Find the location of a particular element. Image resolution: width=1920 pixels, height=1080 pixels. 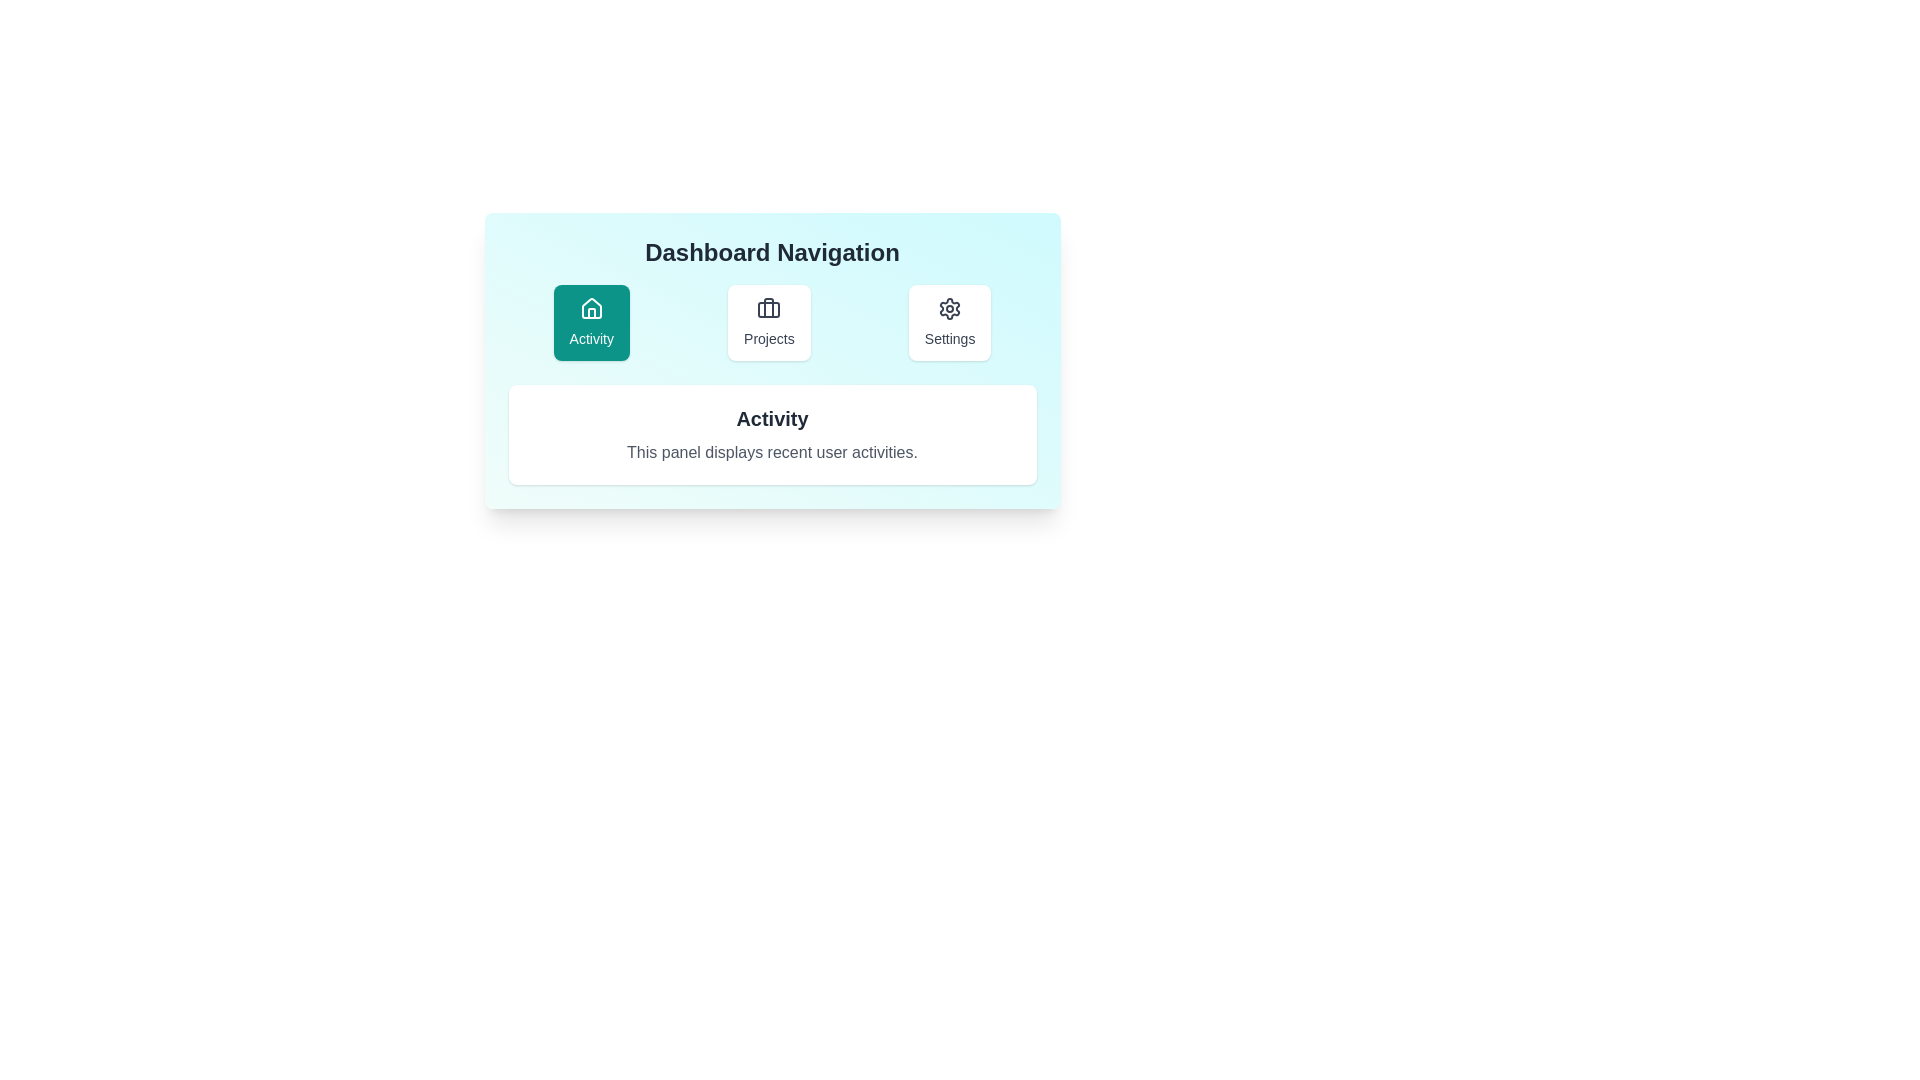

the 'Projects' button in the Navigation Bar located below the 'Dashboard Navigation' heading is located at coordinates (771, 322).